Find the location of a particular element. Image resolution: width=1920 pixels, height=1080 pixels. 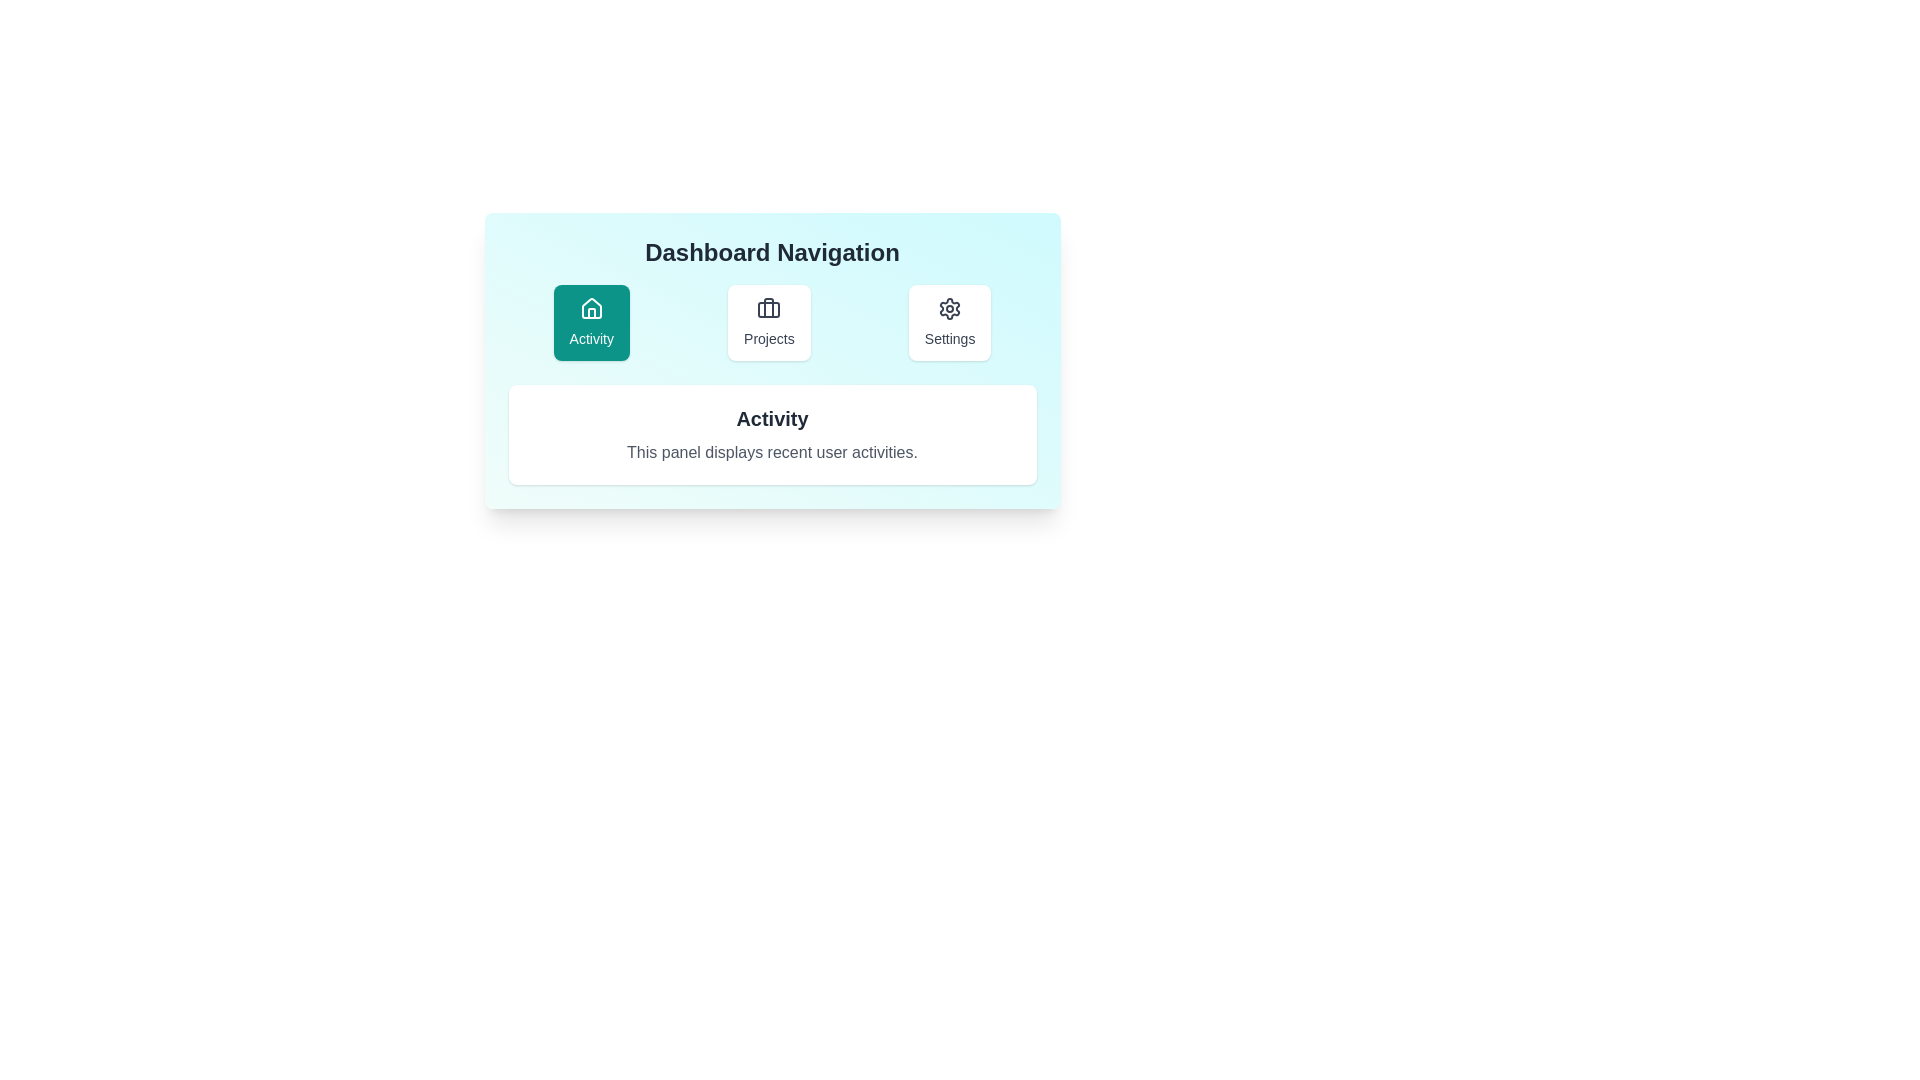

the 'Projects' button in the Navigation Bar located below the 'Dashboard Navigation' heading is located at coordinates (771, 322).